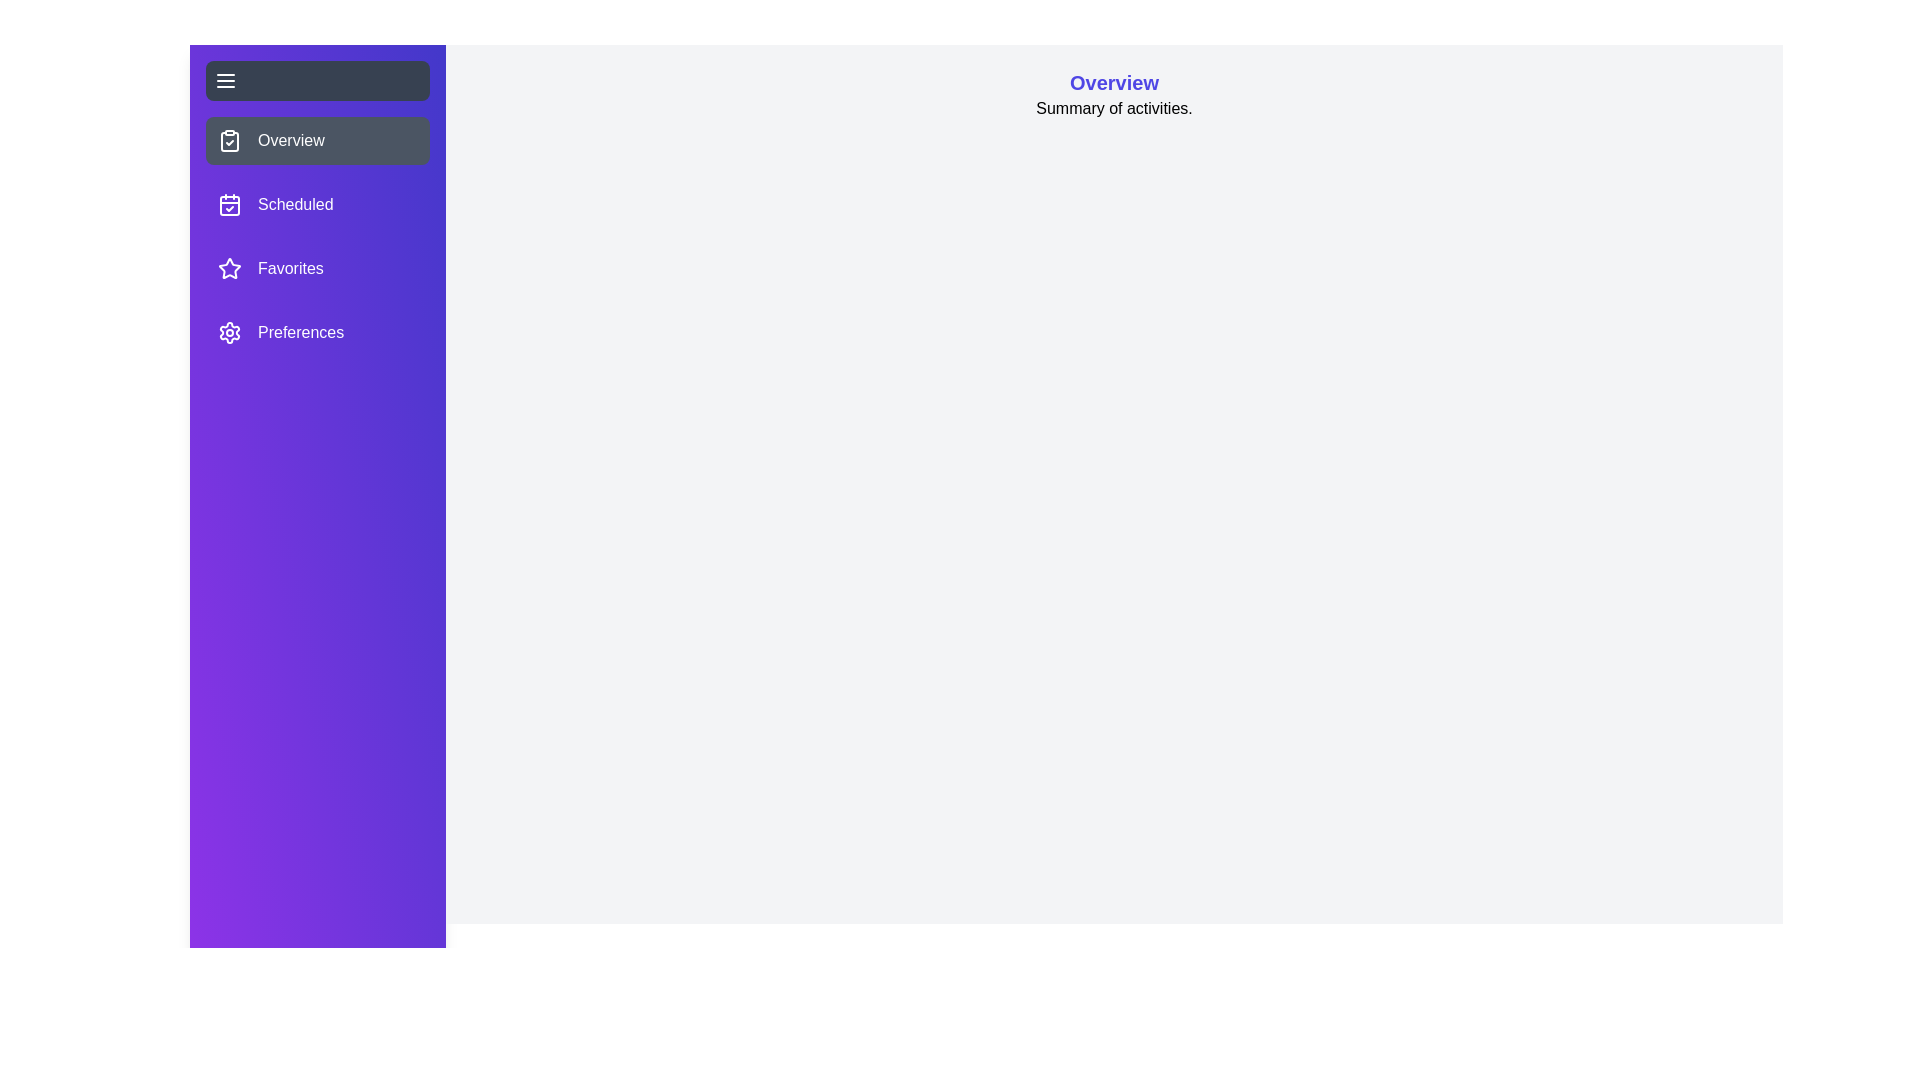 This screenshot has height=1080, width=1920. Describe the element at coordinates (316, 140) in the screenshot. I see `the section Overview from the drawer menu` at that location.